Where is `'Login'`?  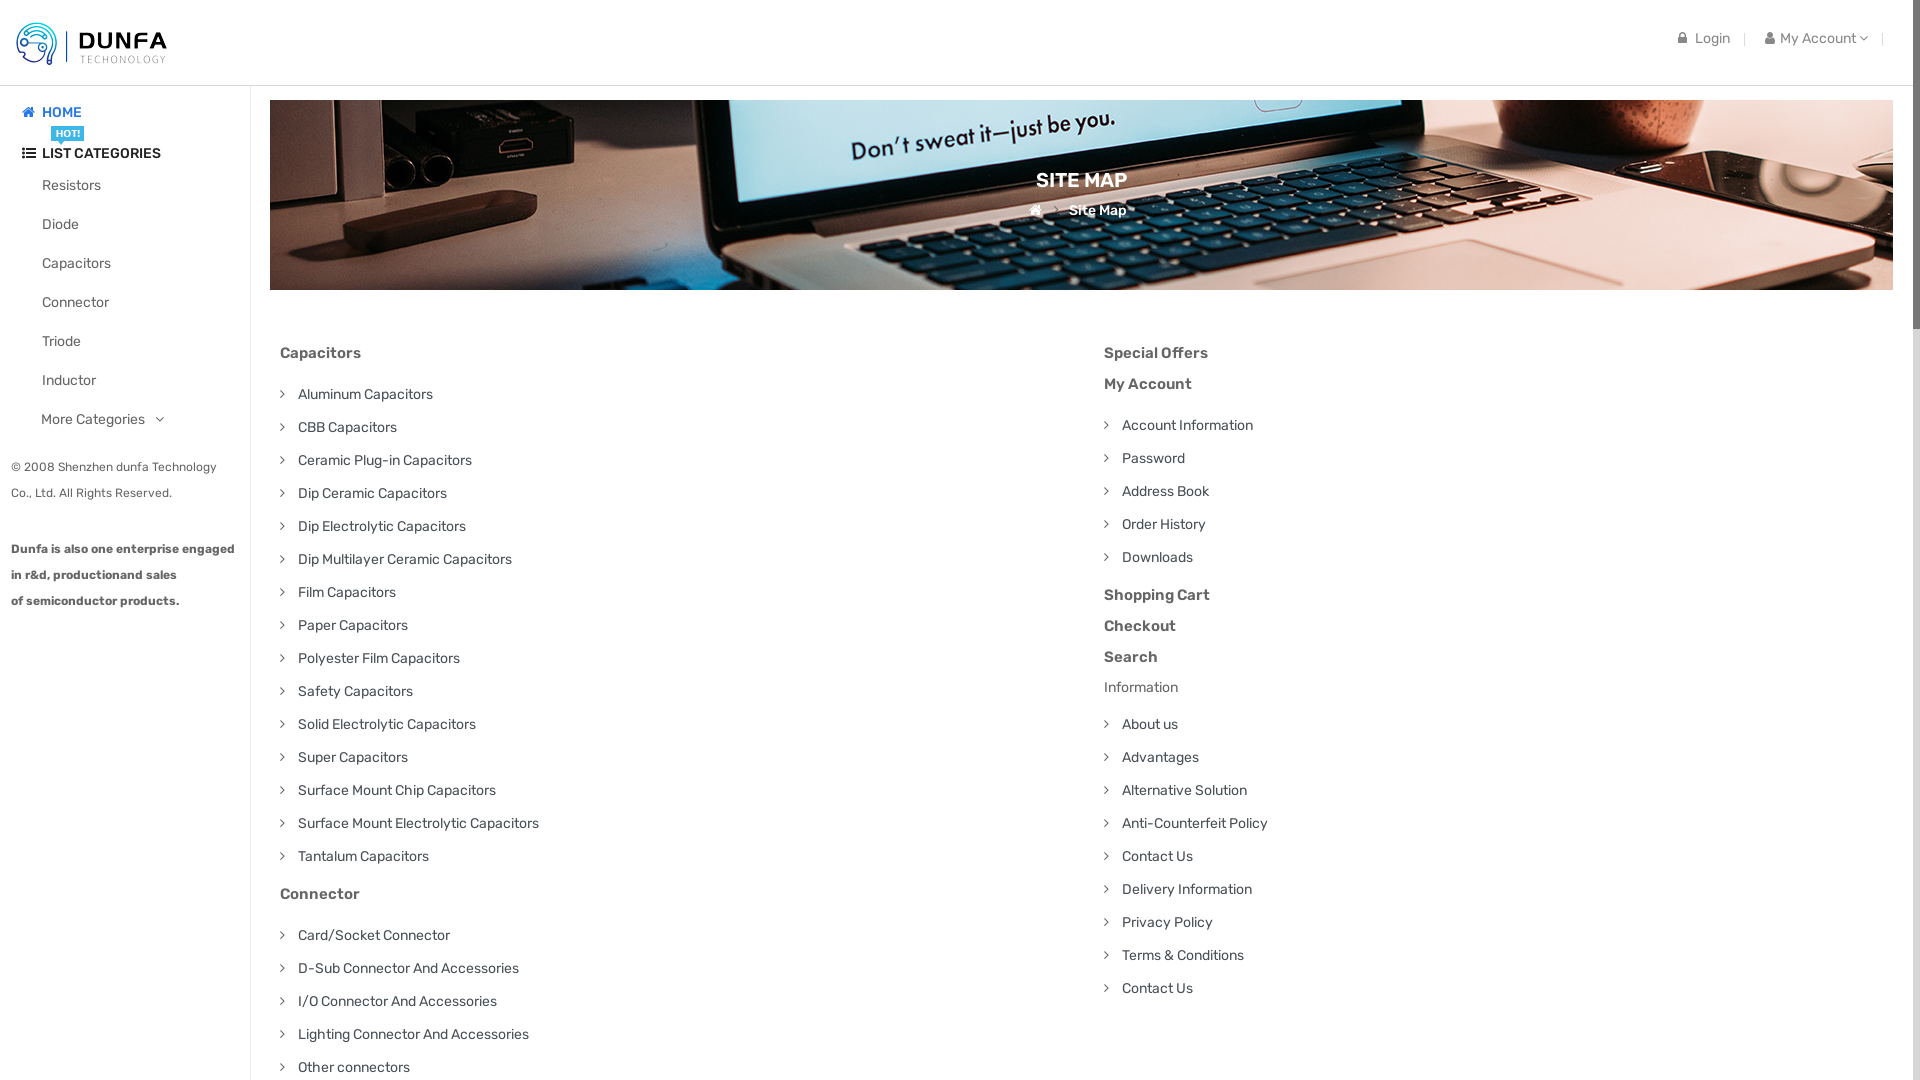 'Login' is located at coordinates (1703, 38).